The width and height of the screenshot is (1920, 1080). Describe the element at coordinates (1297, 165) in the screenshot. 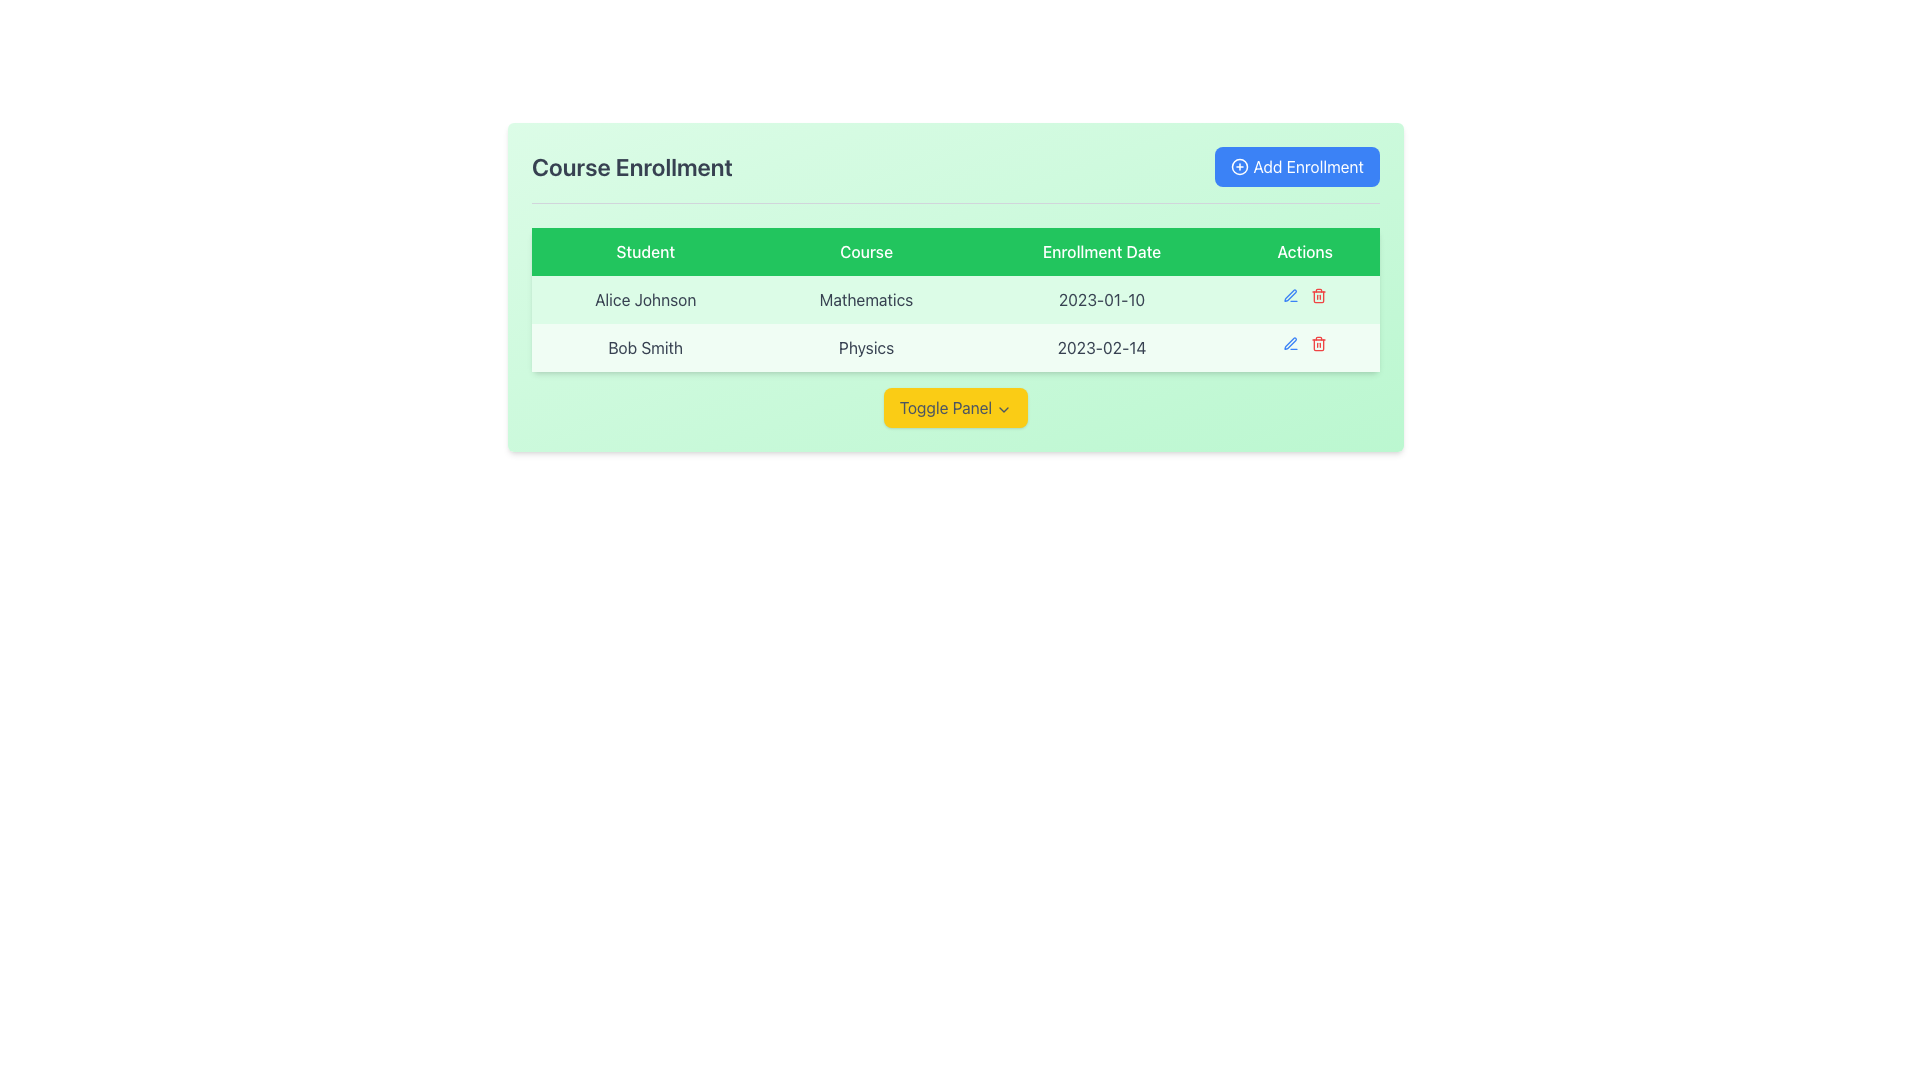

I see `the button located in the upper-right corner of the 'Course Enrollment' section` at that location.